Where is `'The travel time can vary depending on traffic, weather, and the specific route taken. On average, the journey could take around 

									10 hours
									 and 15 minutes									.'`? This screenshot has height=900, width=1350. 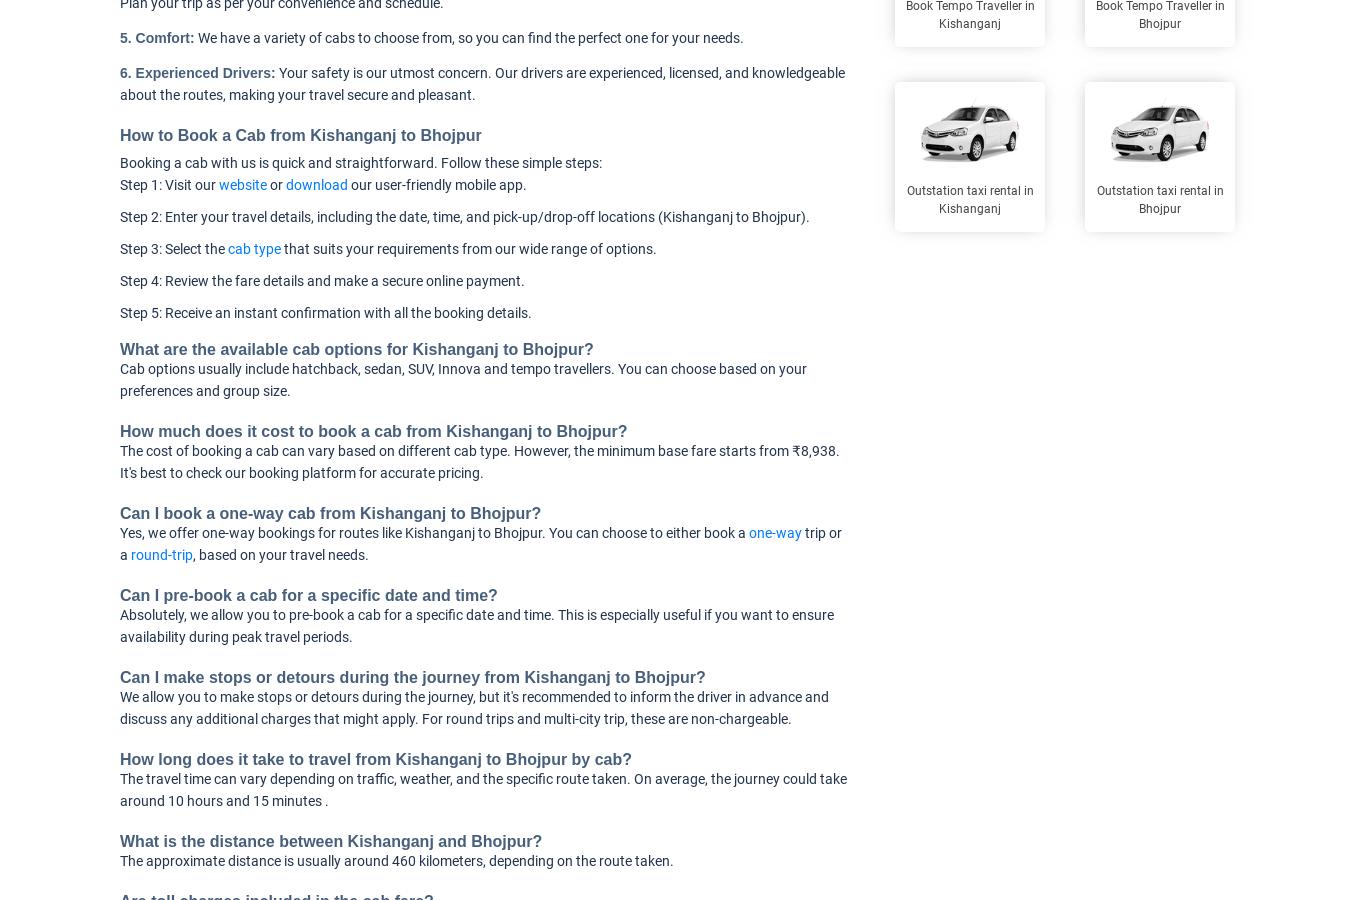 'The travel time can vary depending on traffic, weather, and the specific route taken. On average, the journey could take around 

									10 hours
									 and 15 minutes									.' is located at coordinates (120, 790).